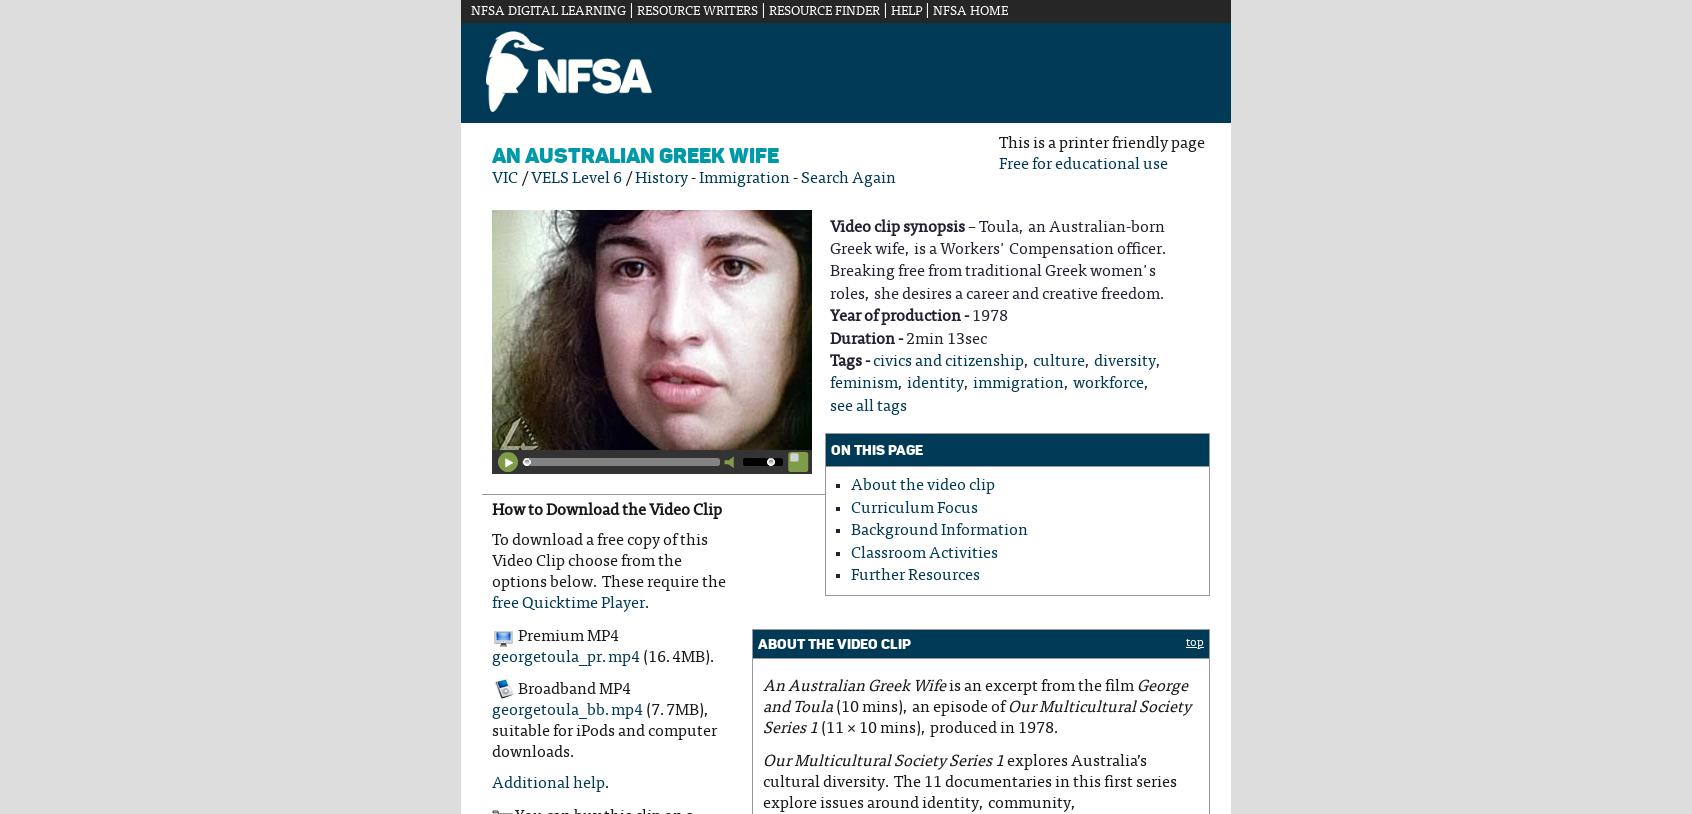 This screenshot has height=814, width=1692. Describe the element at coordinates (867, 406) in the screenshot. I see `'see all tags'` at that location.